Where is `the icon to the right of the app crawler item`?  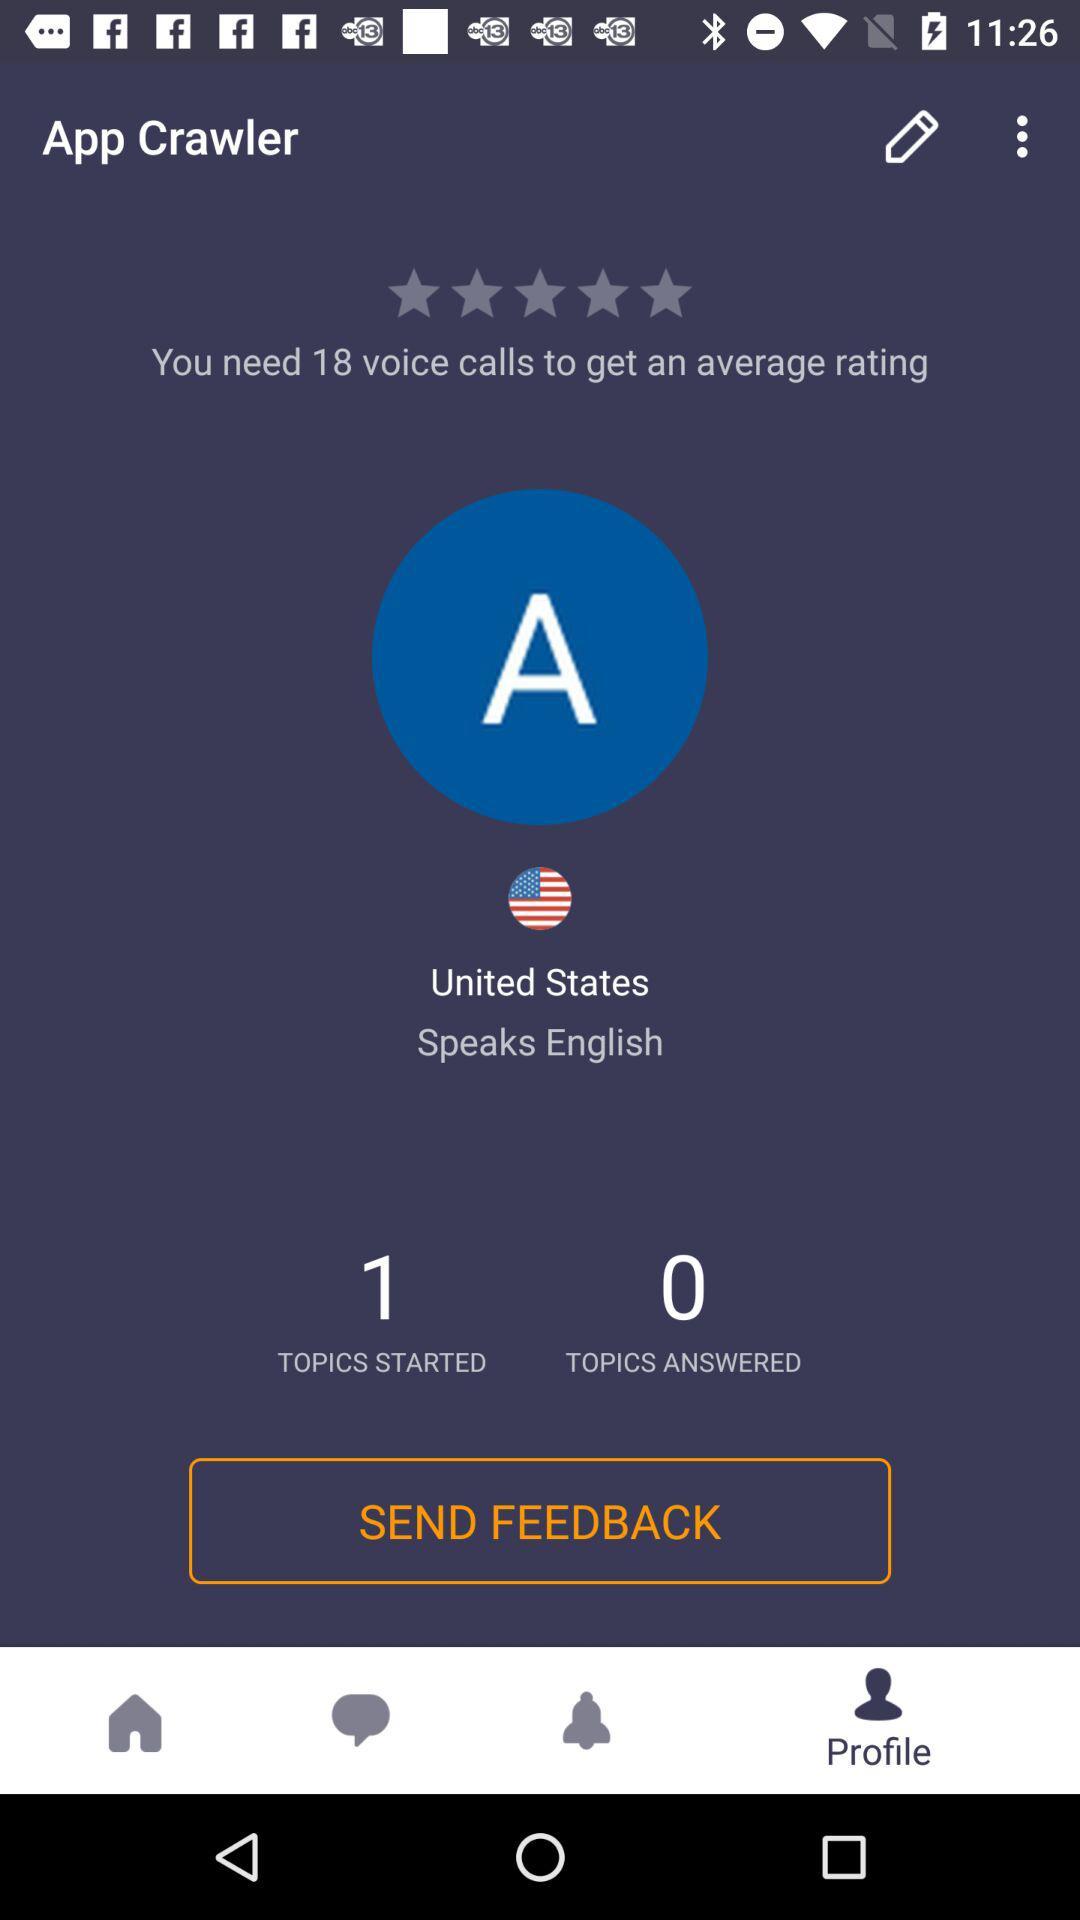 the icon to the right of the app crawler item is located at coordinates (911, 135).